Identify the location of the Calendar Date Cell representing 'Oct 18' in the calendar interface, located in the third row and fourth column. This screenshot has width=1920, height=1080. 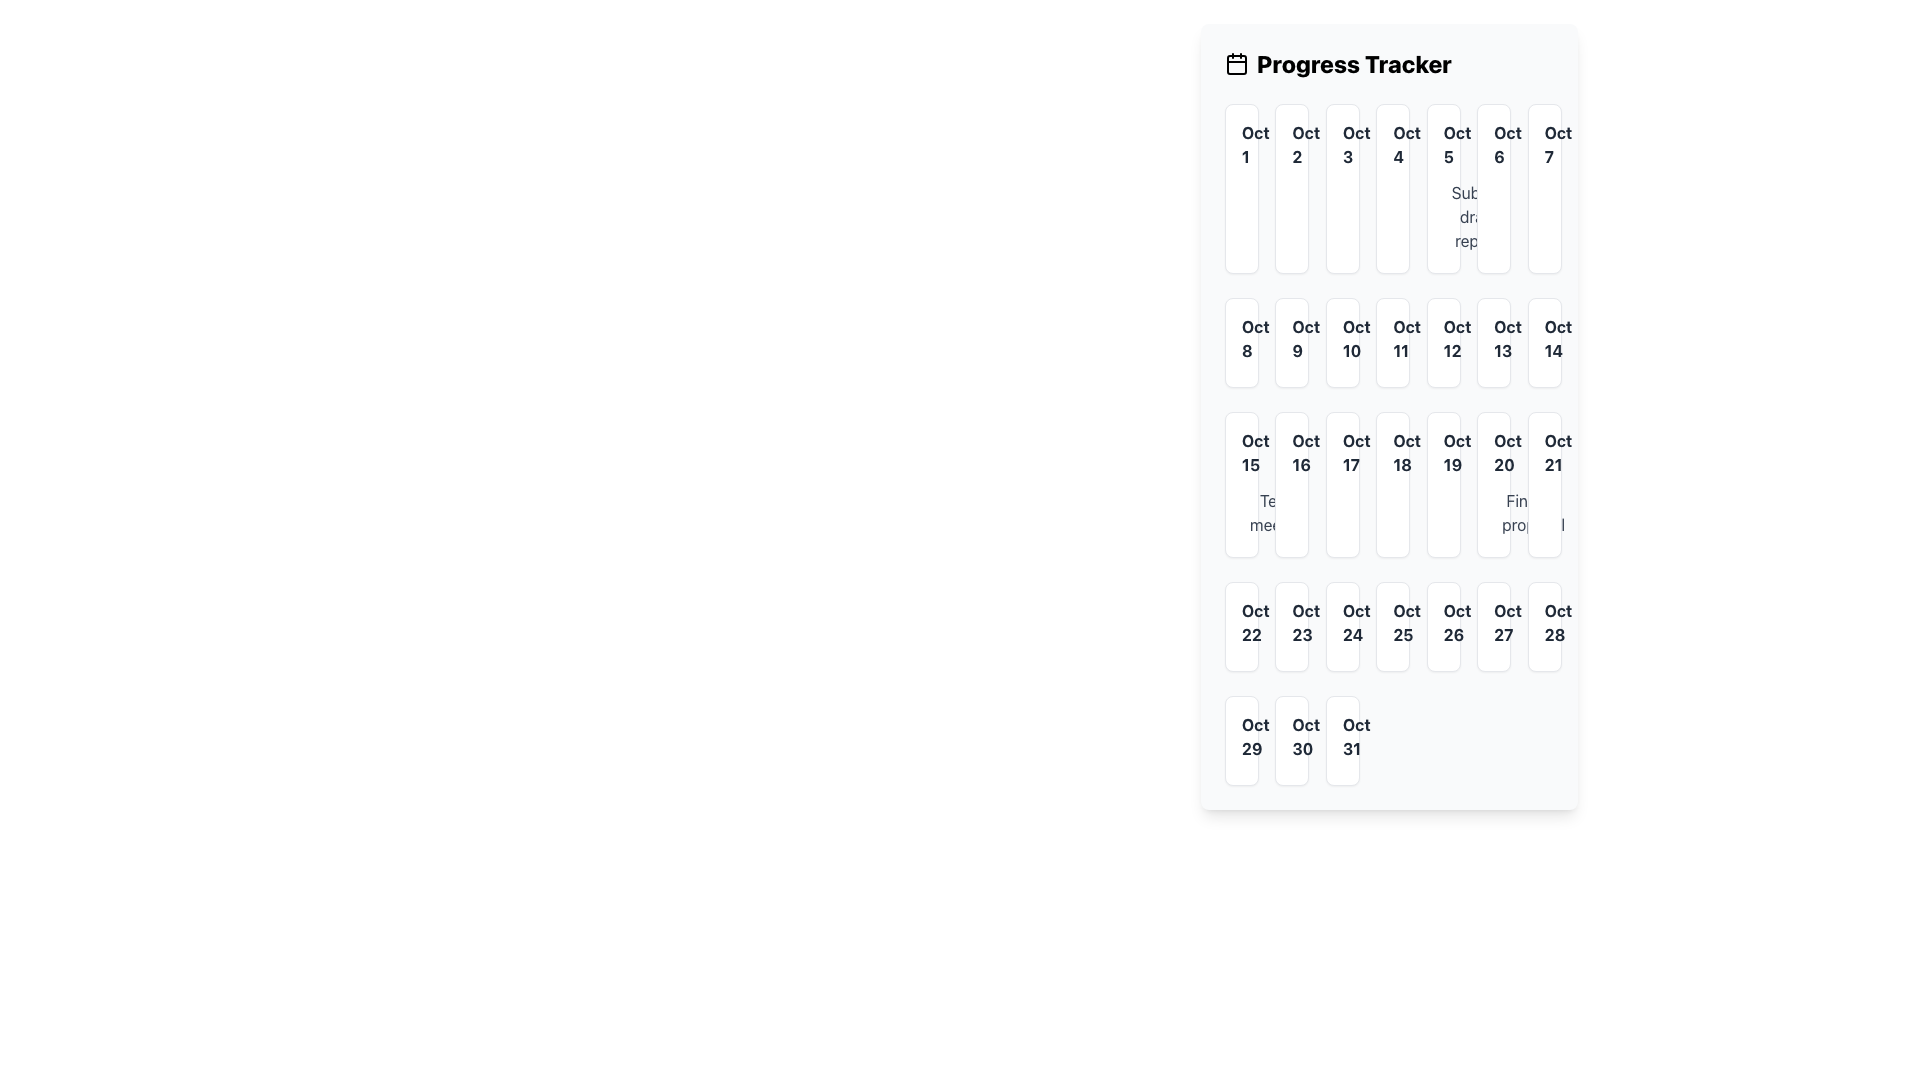
(1392, 485).